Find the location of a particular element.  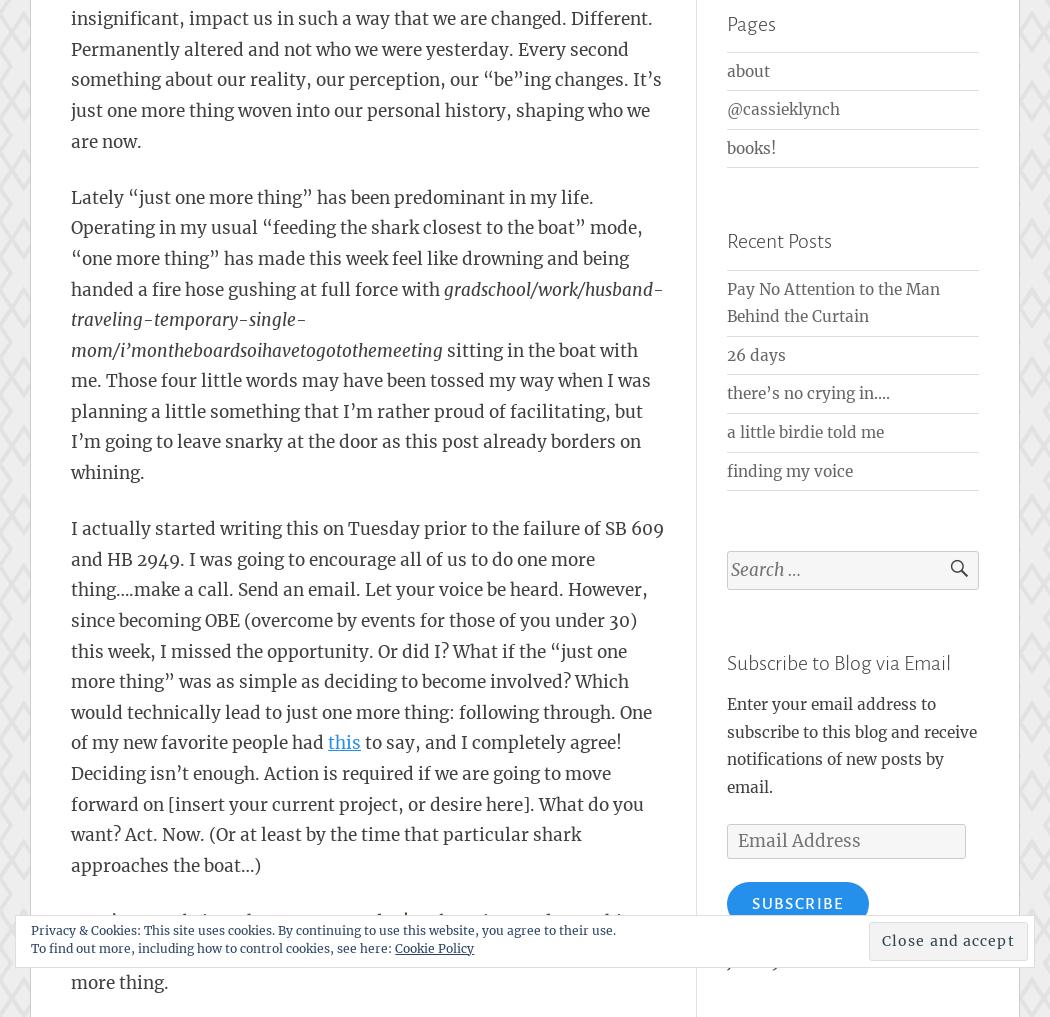

'to say, and I completely agree! Deciding isn’t enough. Action is required if we are going to move forward on [insert your current project, or desire here]. What do you want? Act. Now. (Or at least by the time that particular shark approaches the boat…)' is located at coordinates (356, 803).